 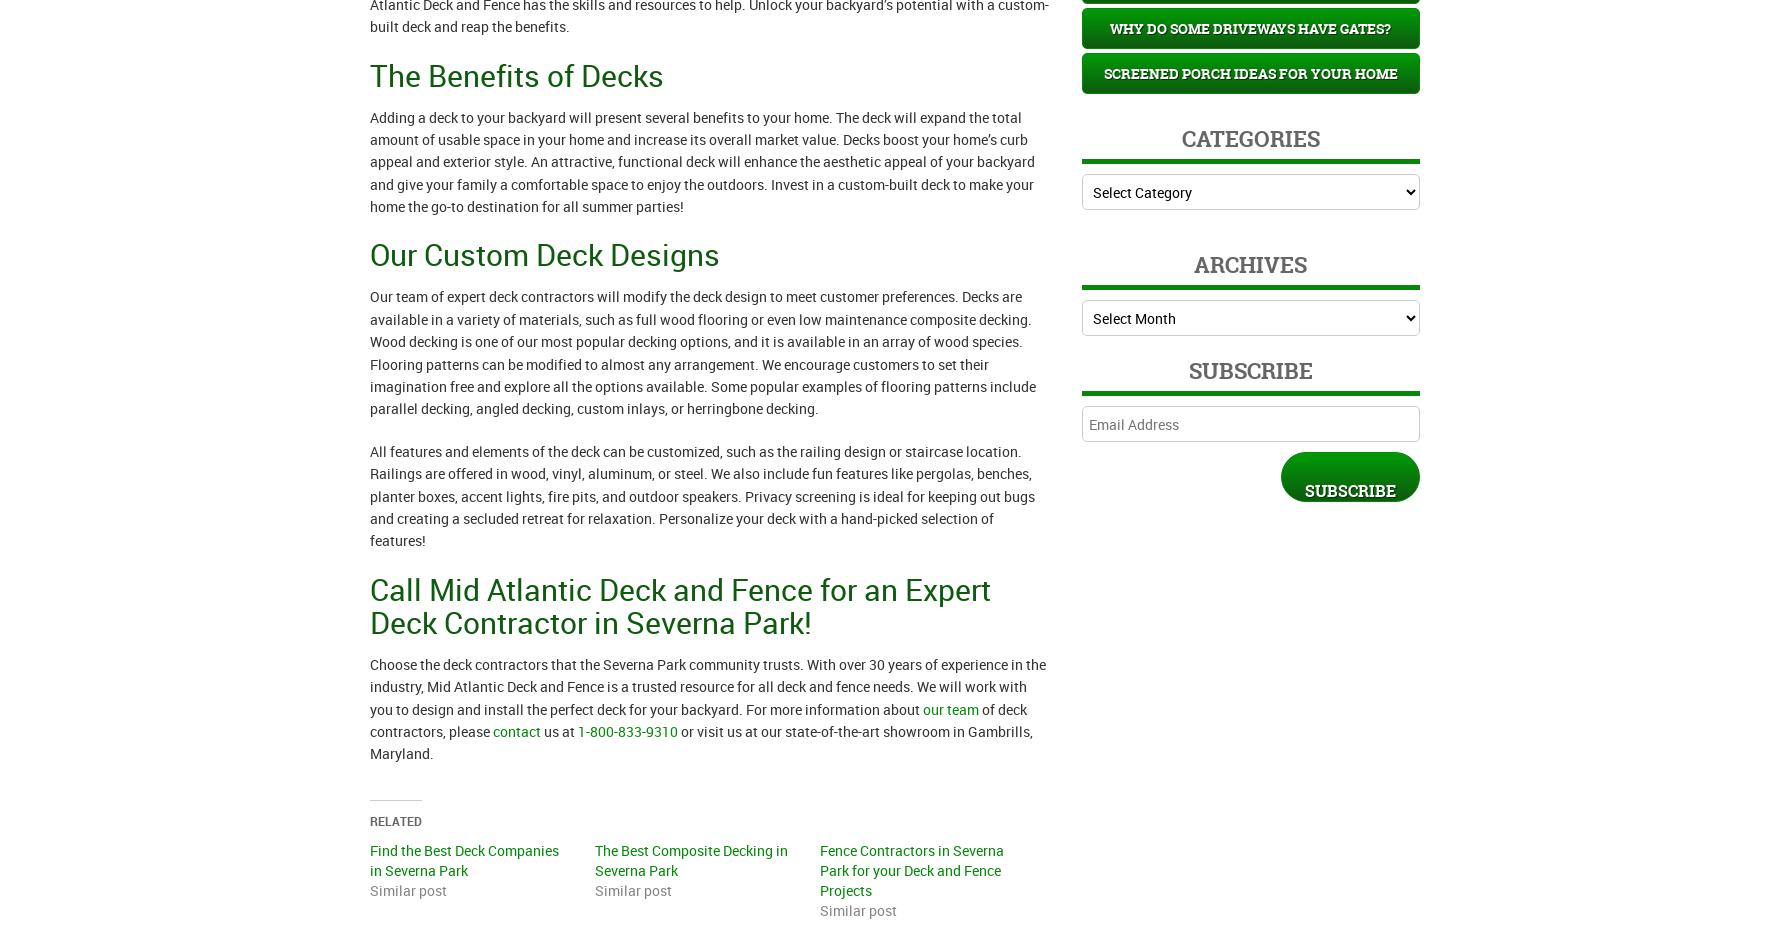 I want to click on 'our team', so click(x=948, y=708).